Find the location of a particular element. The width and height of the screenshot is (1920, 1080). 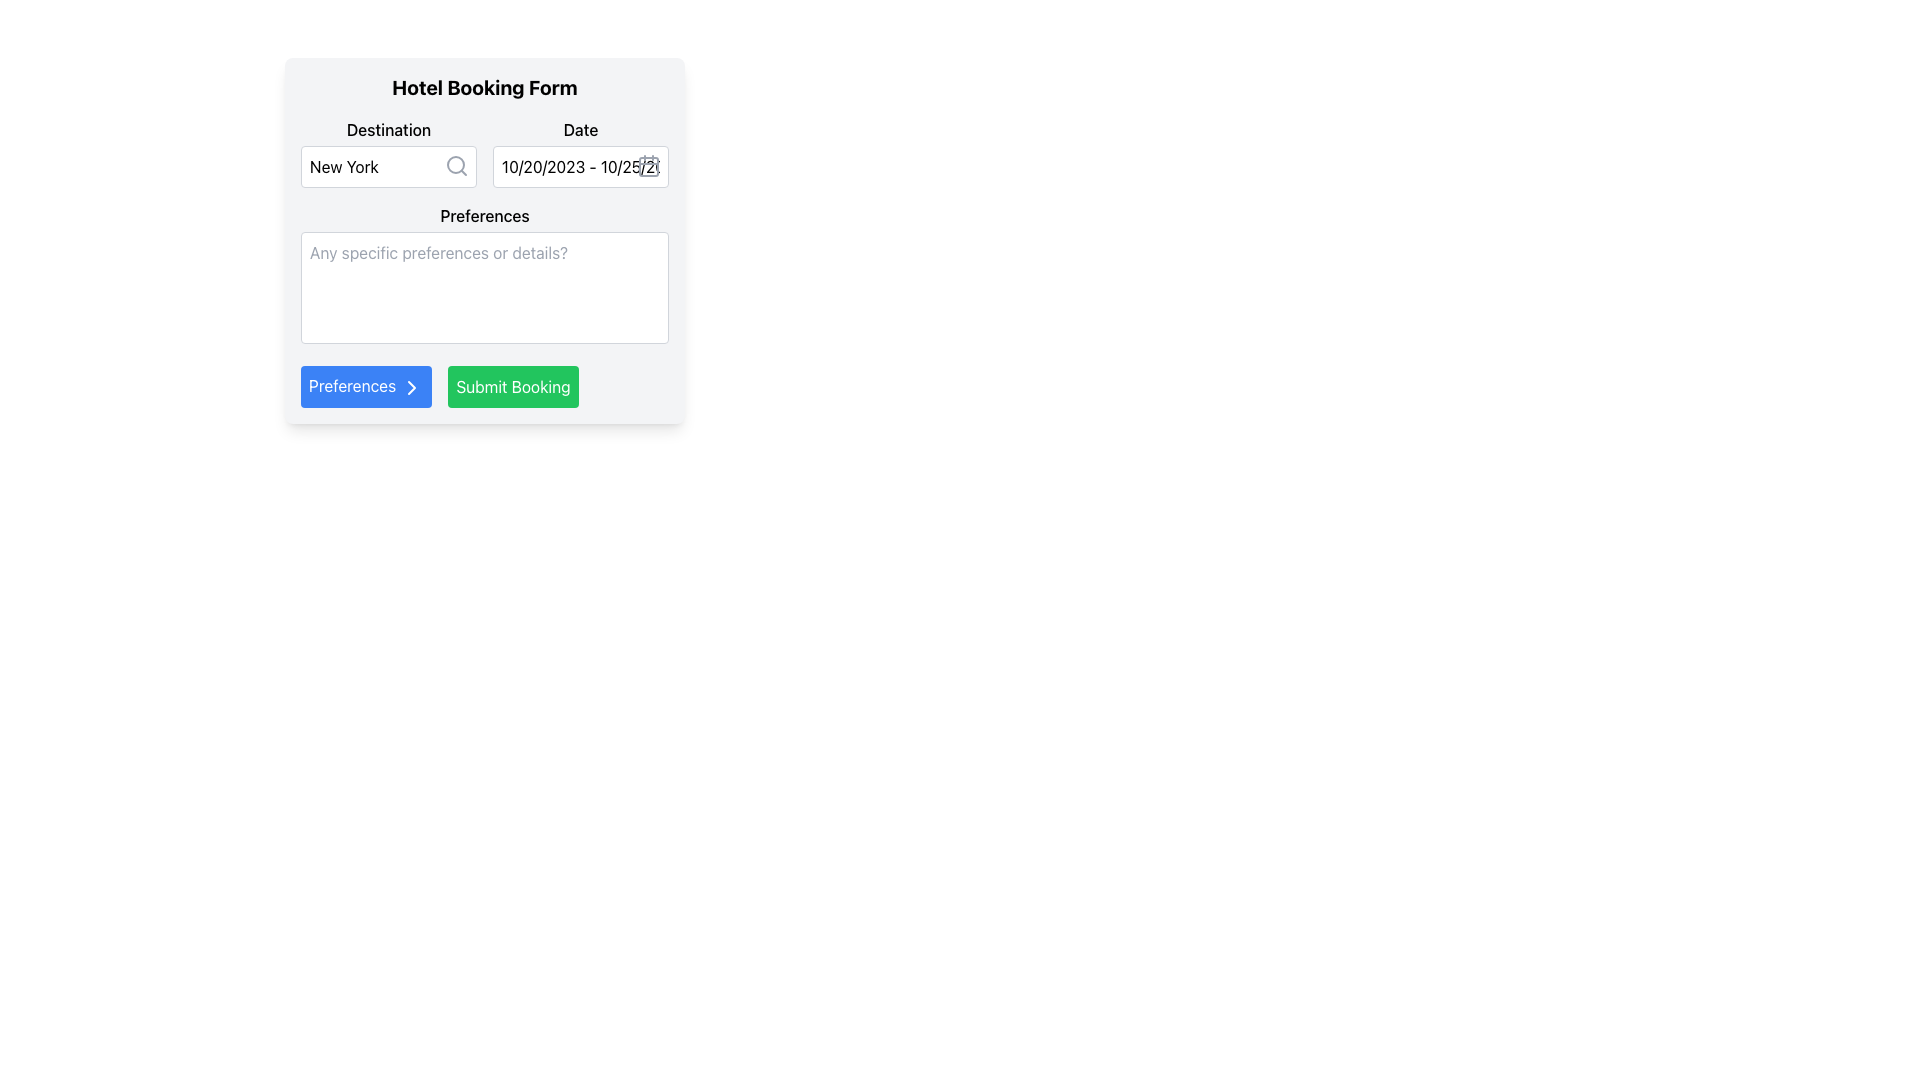

the gray search icon (magnifying glass) located near the top-right corner of the 'Destination' text input field is located at coordinates (455, 164).